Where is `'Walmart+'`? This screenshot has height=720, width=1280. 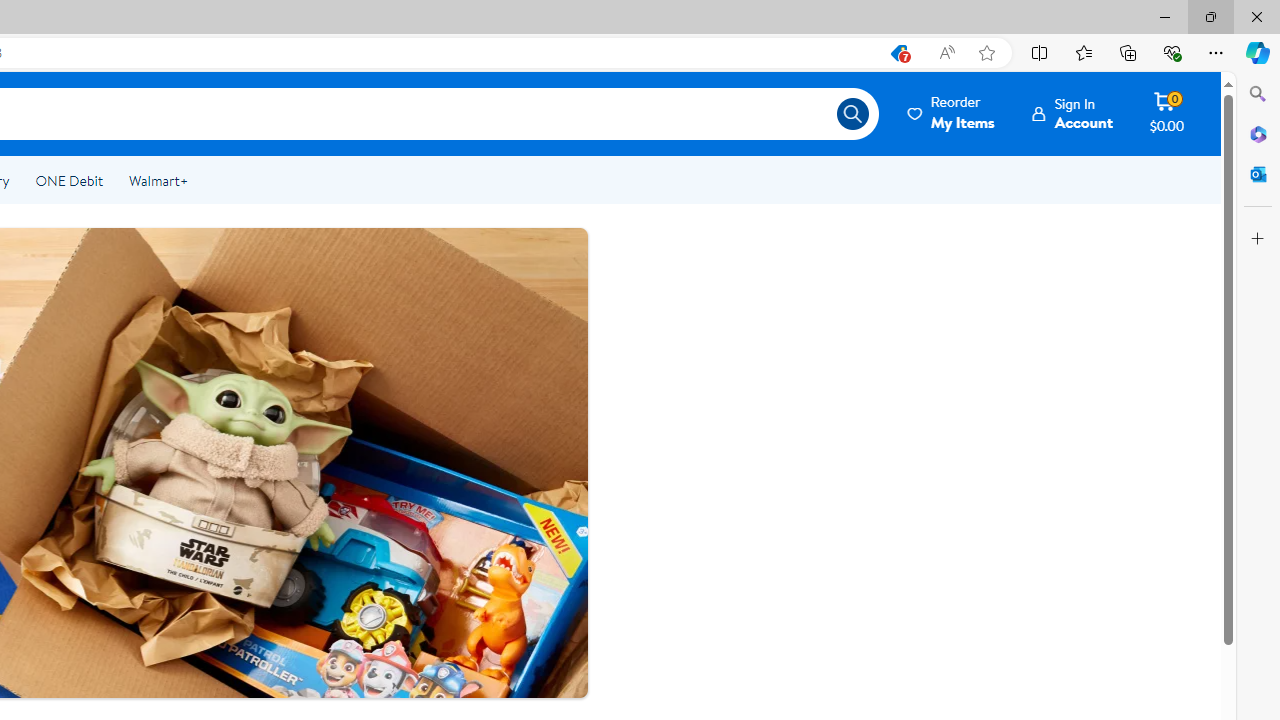 'Walmart+' is located at coordinates (157, 181).